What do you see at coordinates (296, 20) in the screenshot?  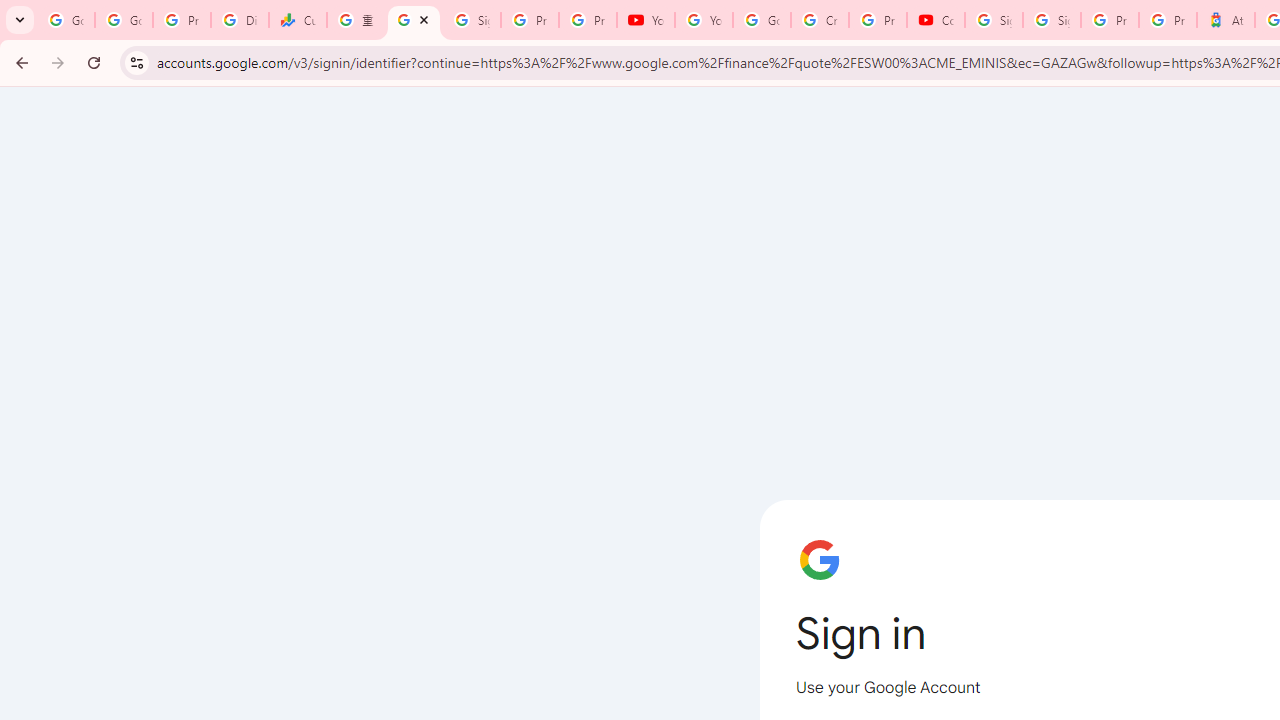 I see `'Currencies - Google Finance'` at bounding box center [296, 20].